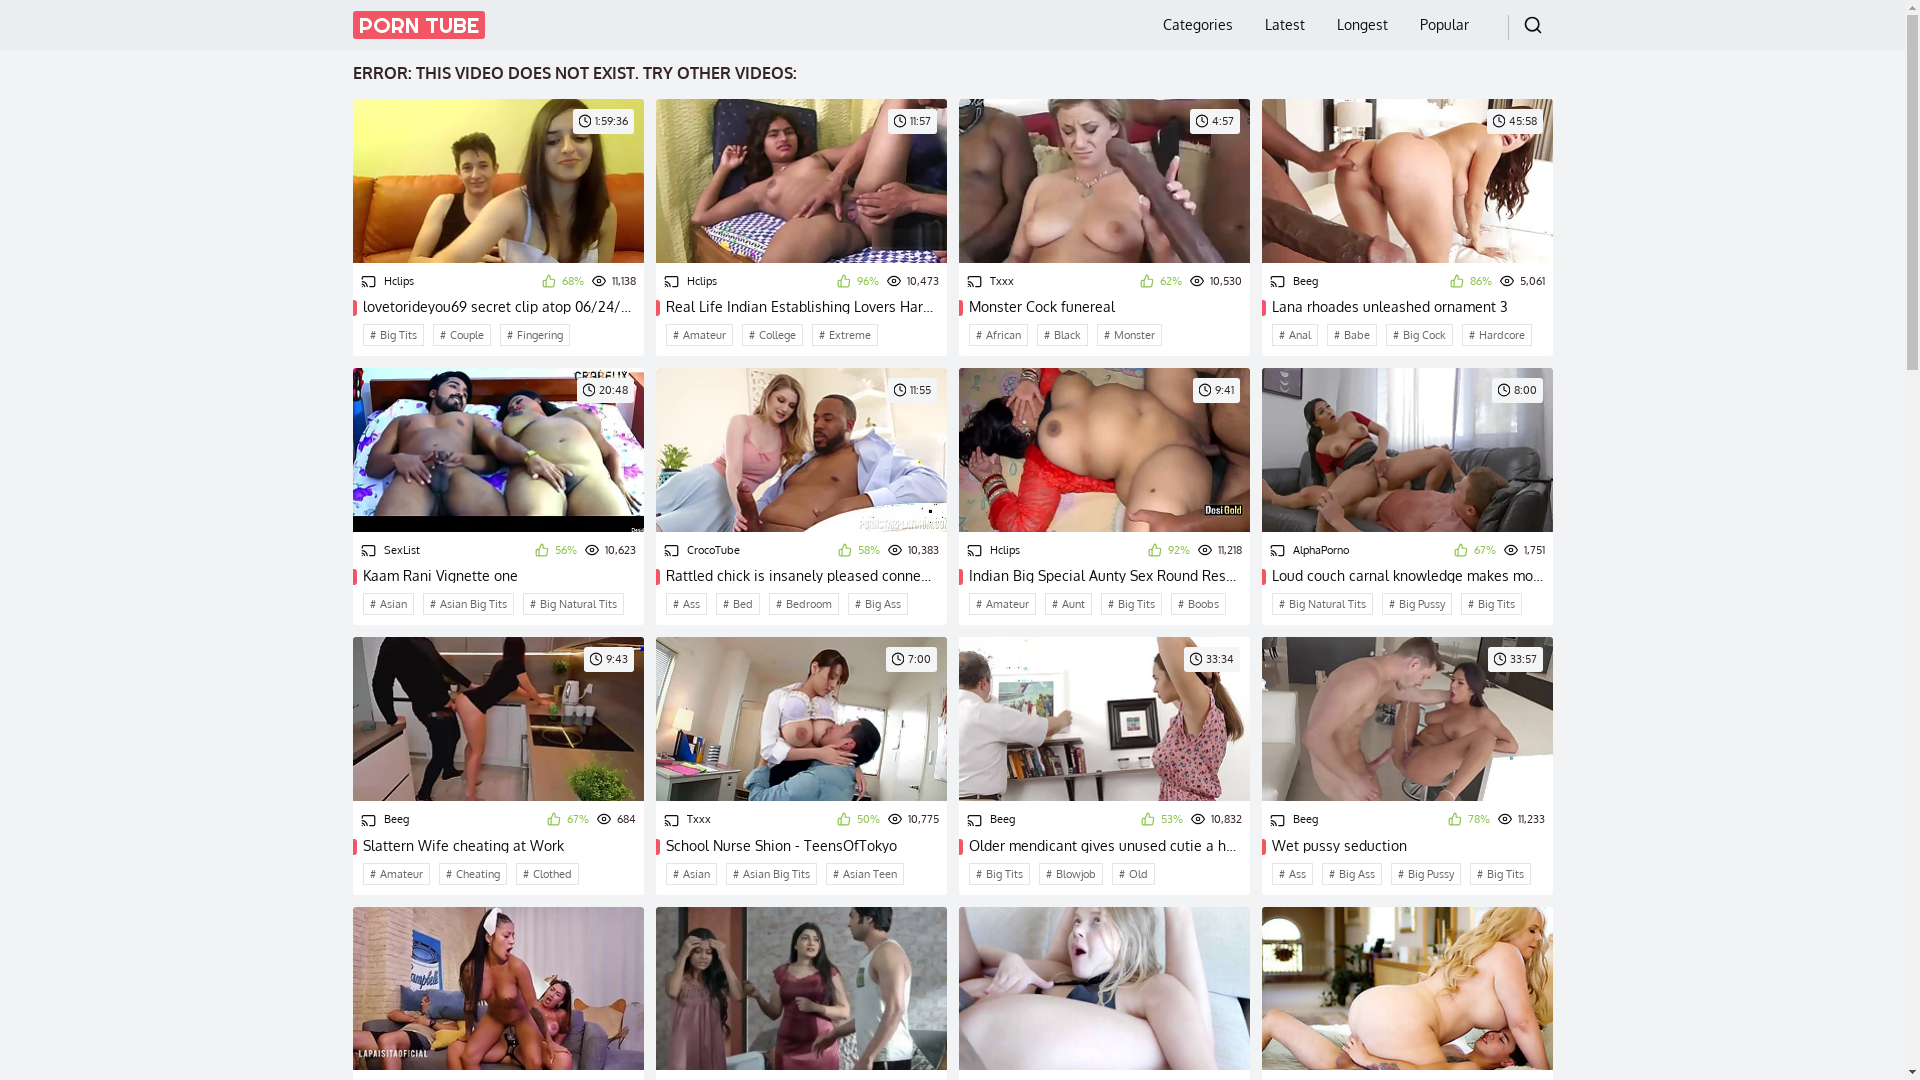 The width and height of the screenshot is (1920, 1080). I want to click on 'Big Cock', so click(1418, 334).